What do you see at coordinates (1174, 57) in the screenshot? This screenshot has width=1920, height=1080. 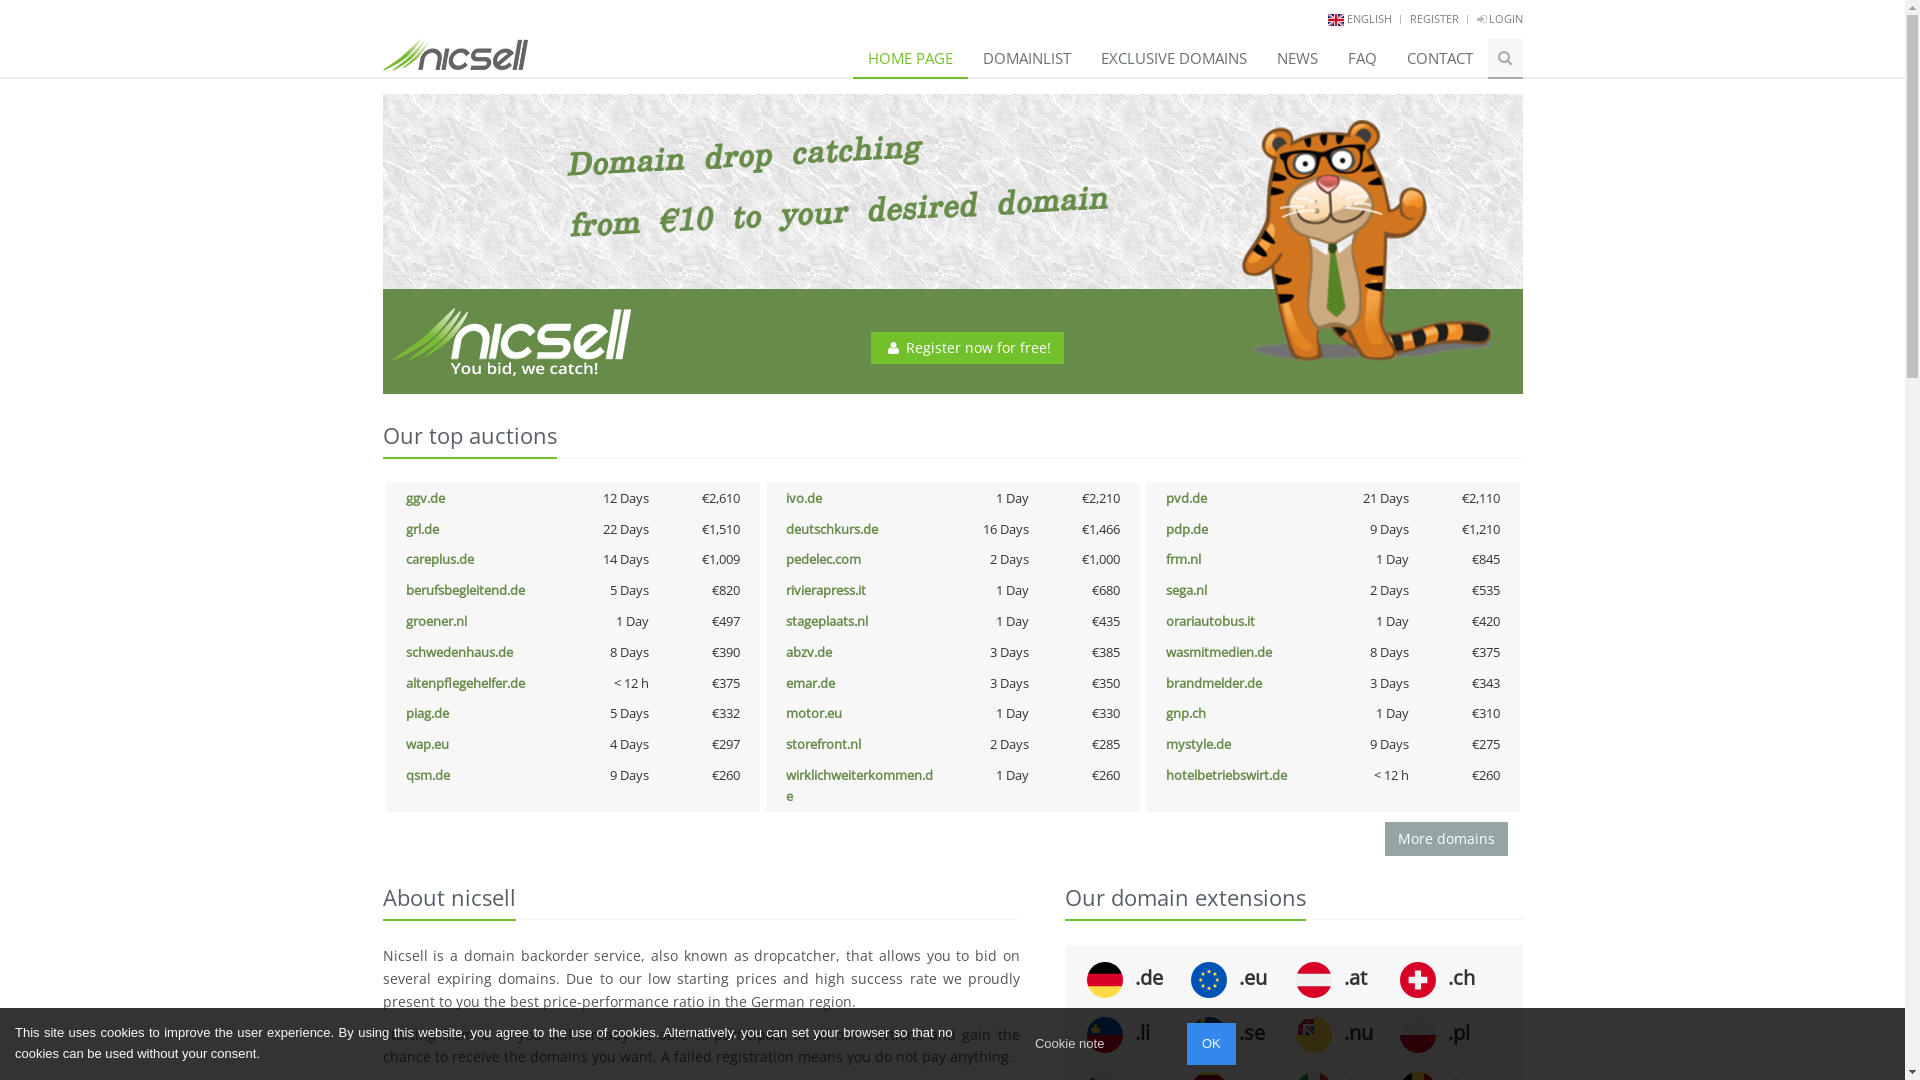 I see `'EXCLUSIVE DOMAINS'` at bounding box center [1174, 57].